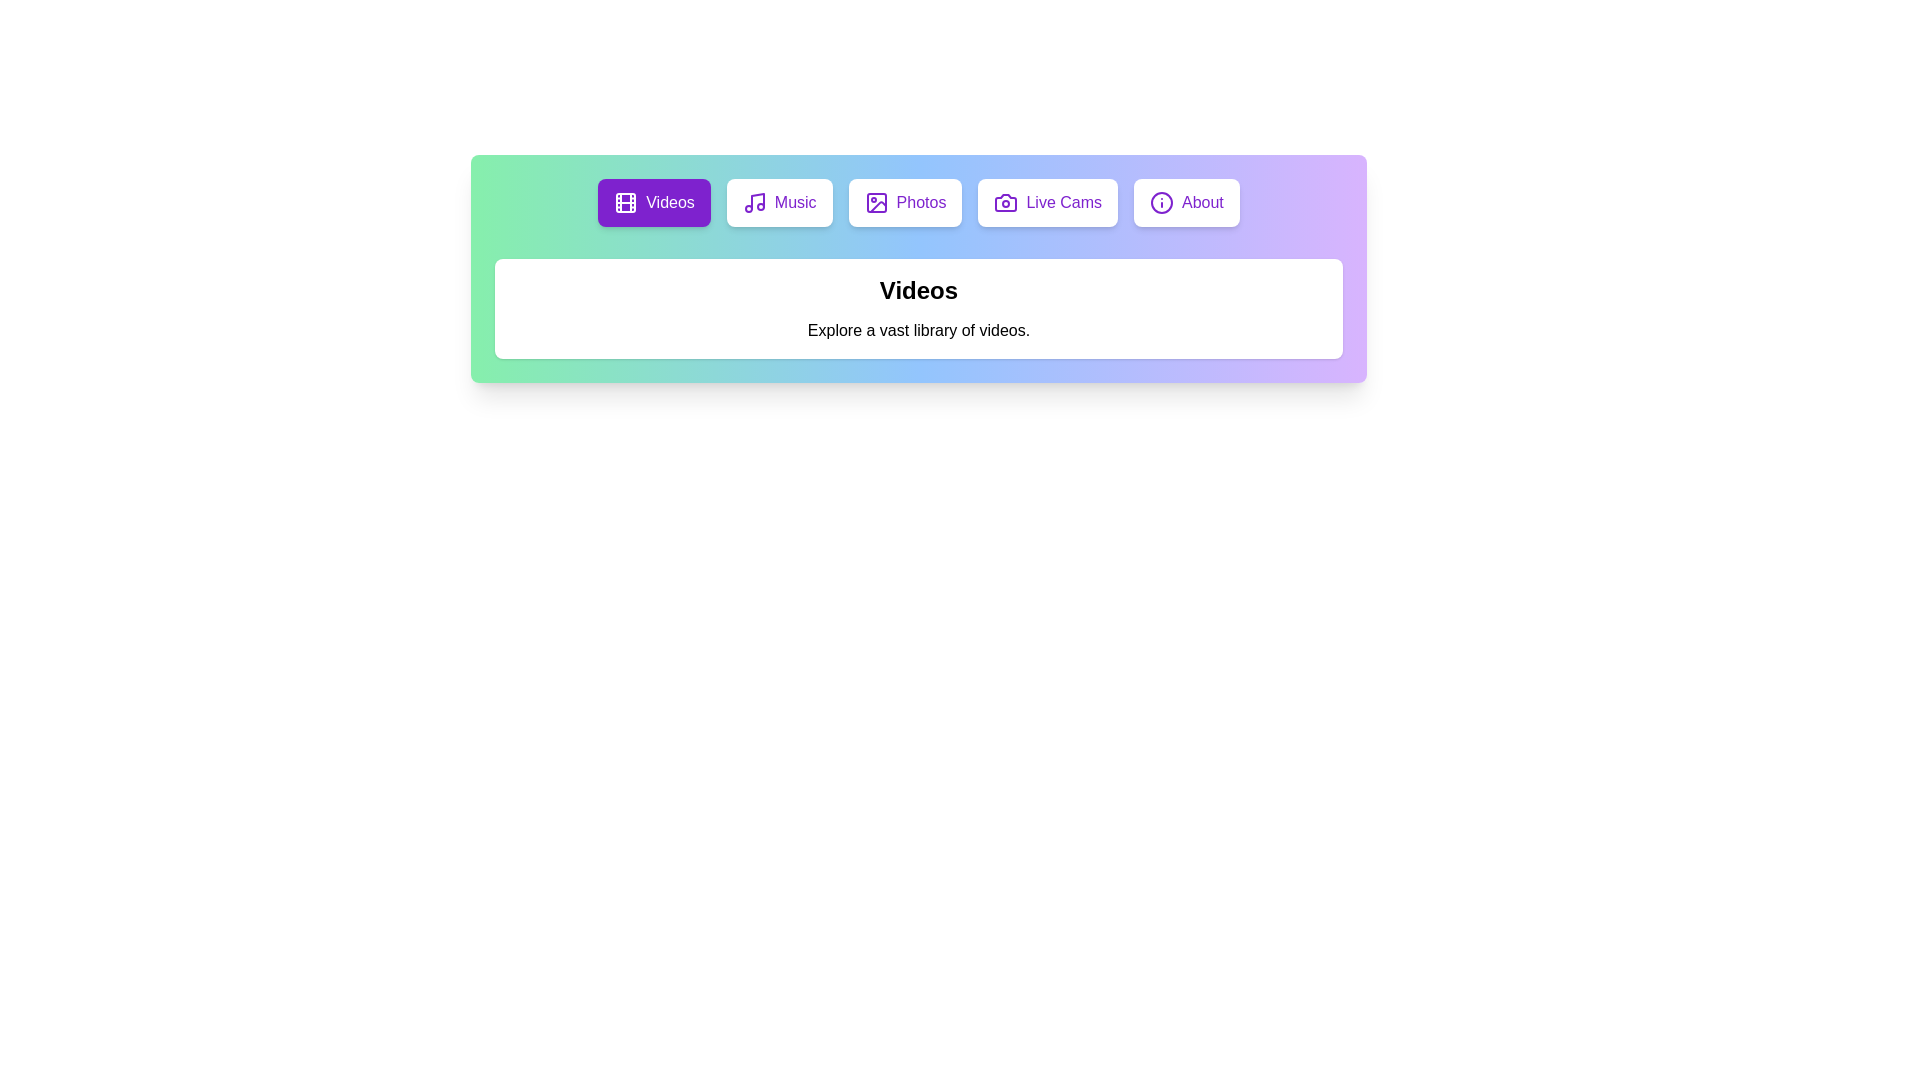  What do you see at coordinates (777, 203) in the screenshot?
I see `the Music tab to view its content` at bounding box center [777, 203].